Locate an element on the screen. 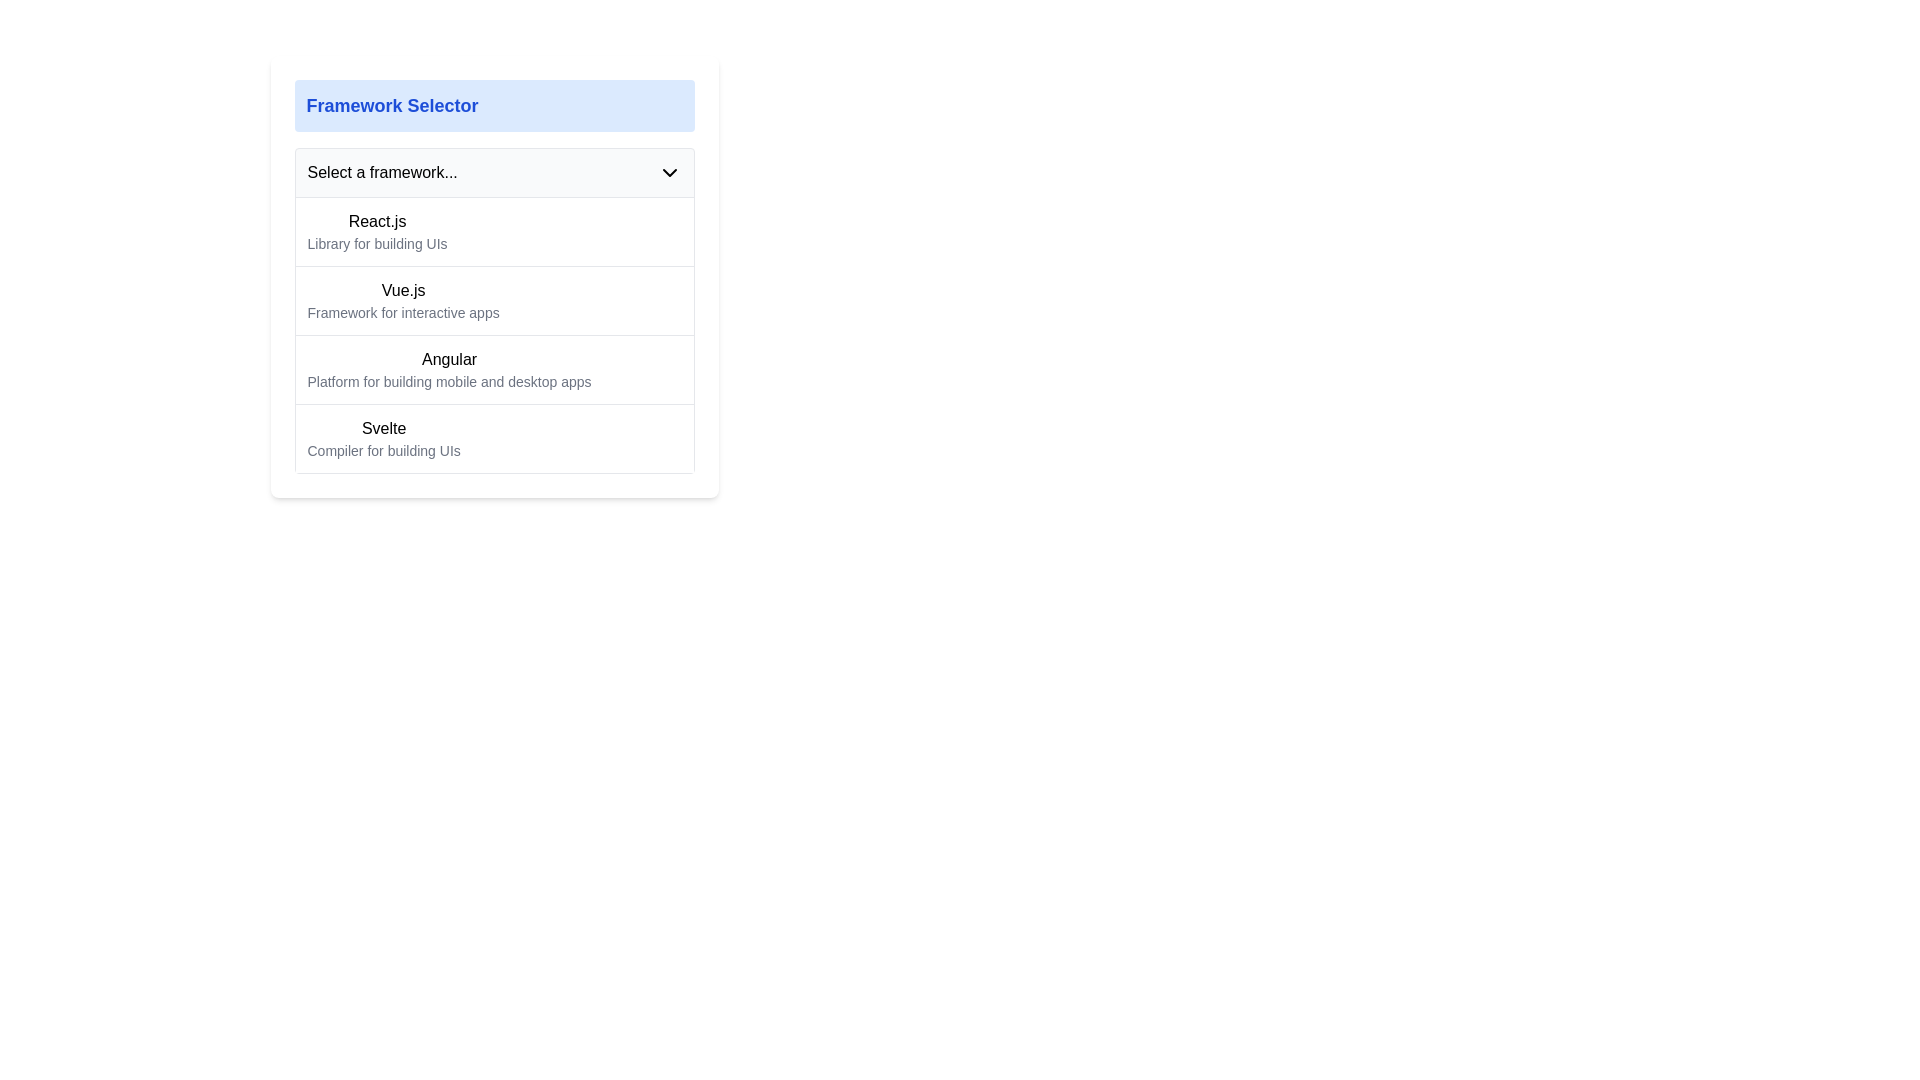 Image resolution: width=1920 pixels, height=1080 pixels. the first interactive list item that indicates 'React.js' in the selection menu is located at coordinates (494, 230).